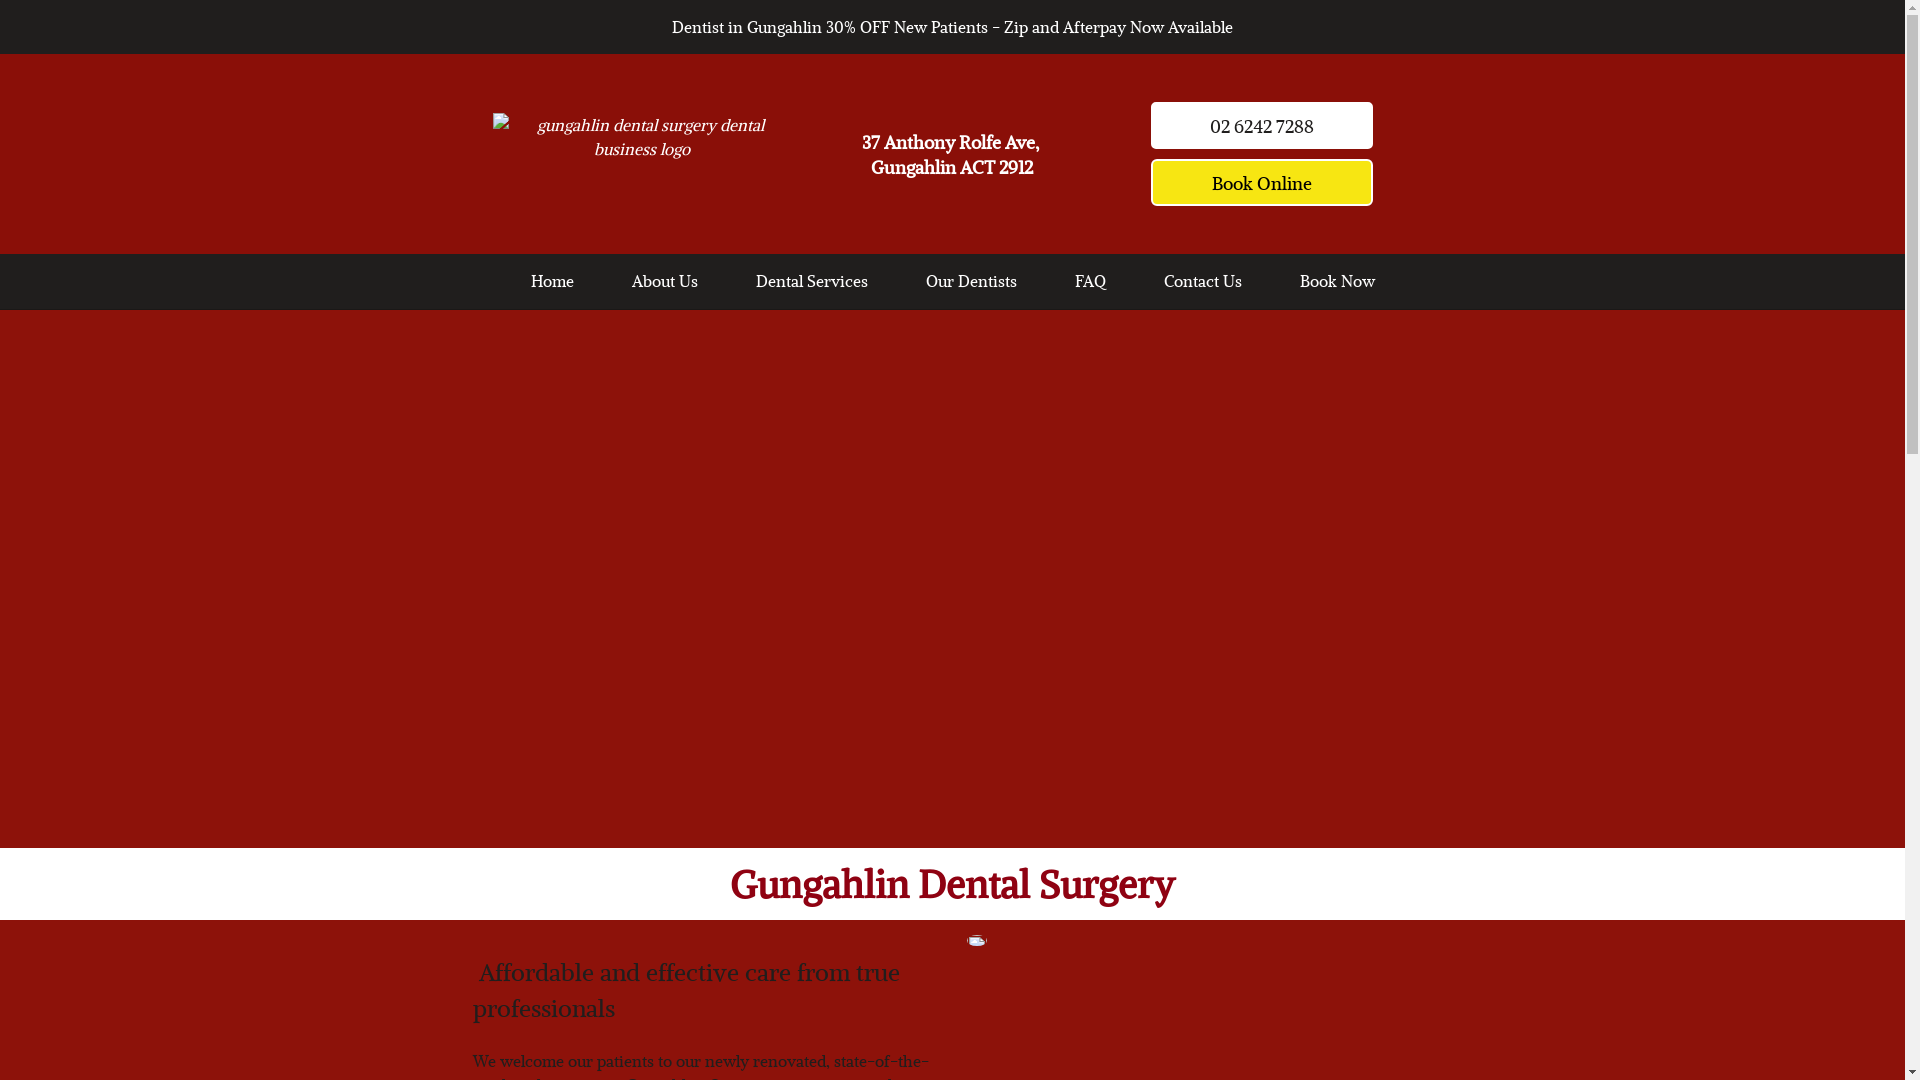  Describe the element at coordinates (665, 280) in the screenshot. I see `'About Us'` at that location.